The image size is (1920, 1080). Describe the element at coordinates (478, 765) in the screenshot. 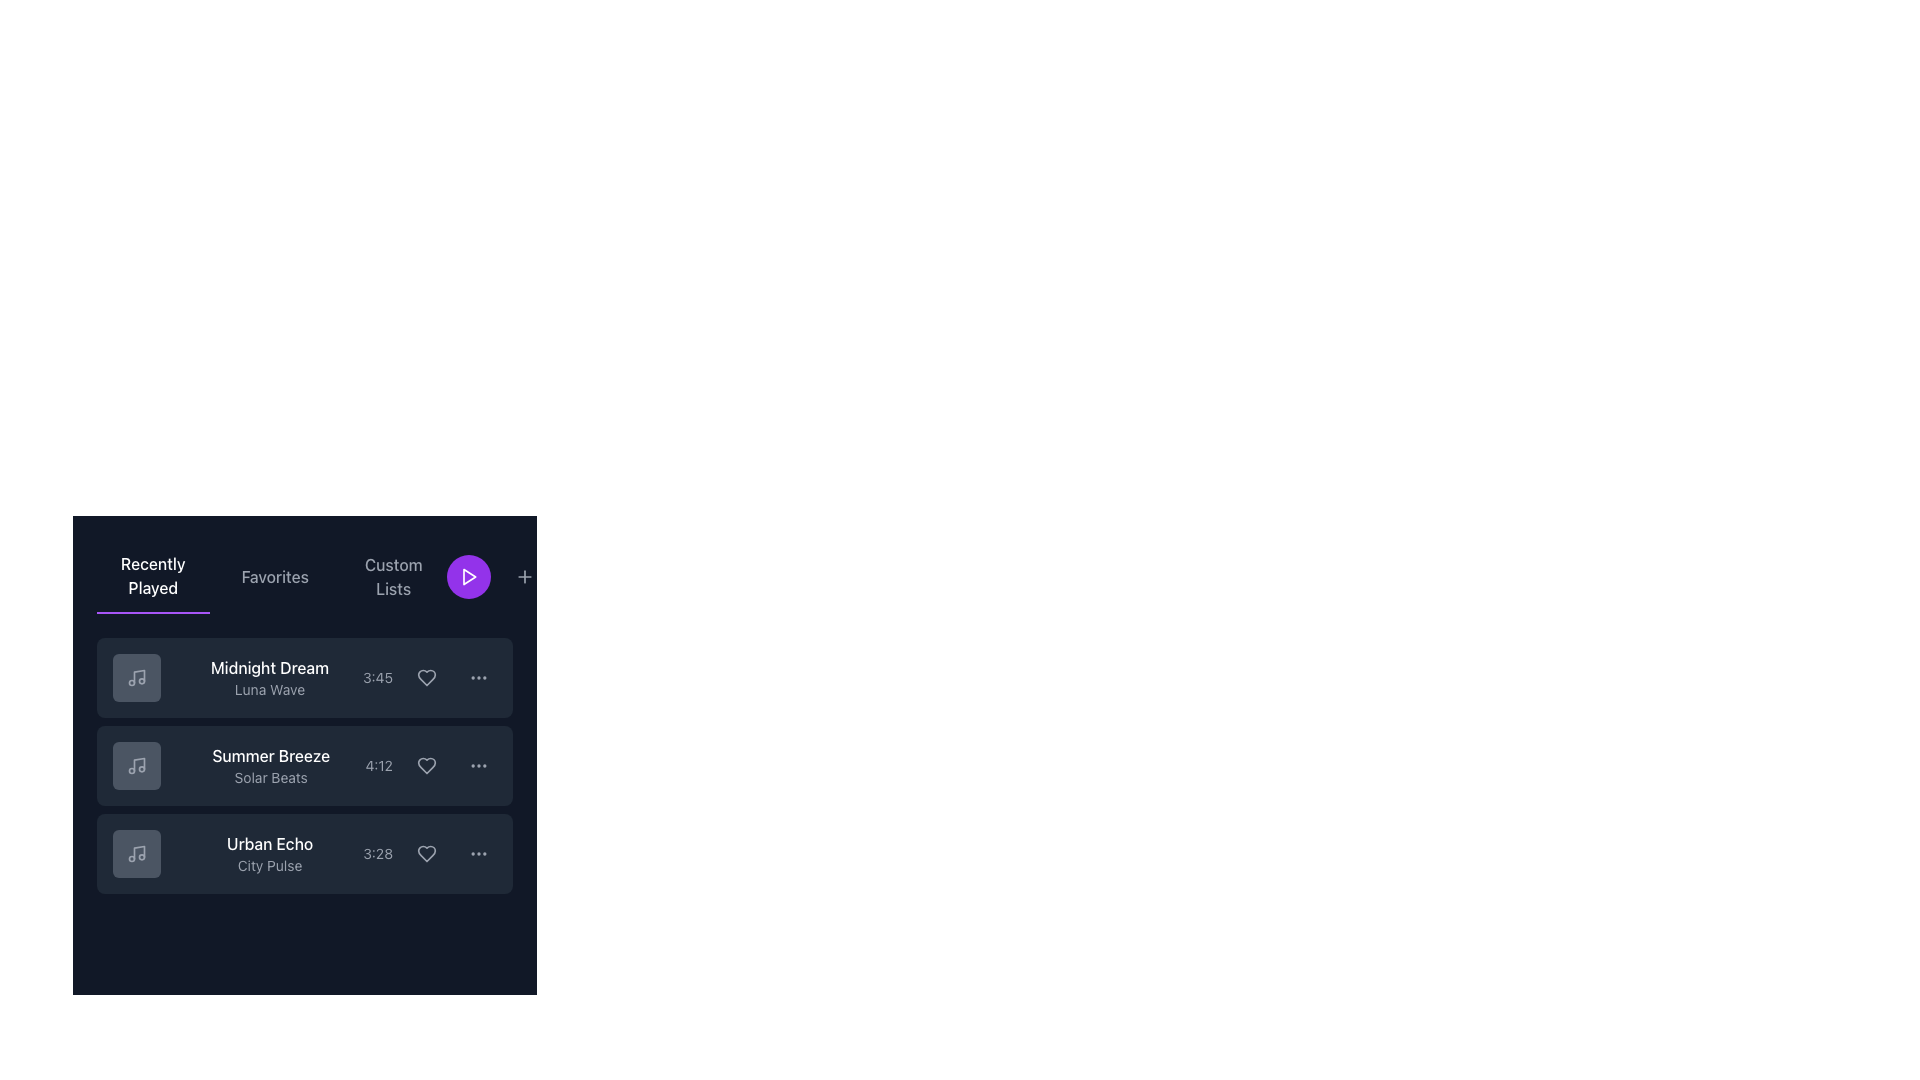

I see `the ellipsis menu button, which is a horizontal icon made of three equally spaced circular dots` at that location.